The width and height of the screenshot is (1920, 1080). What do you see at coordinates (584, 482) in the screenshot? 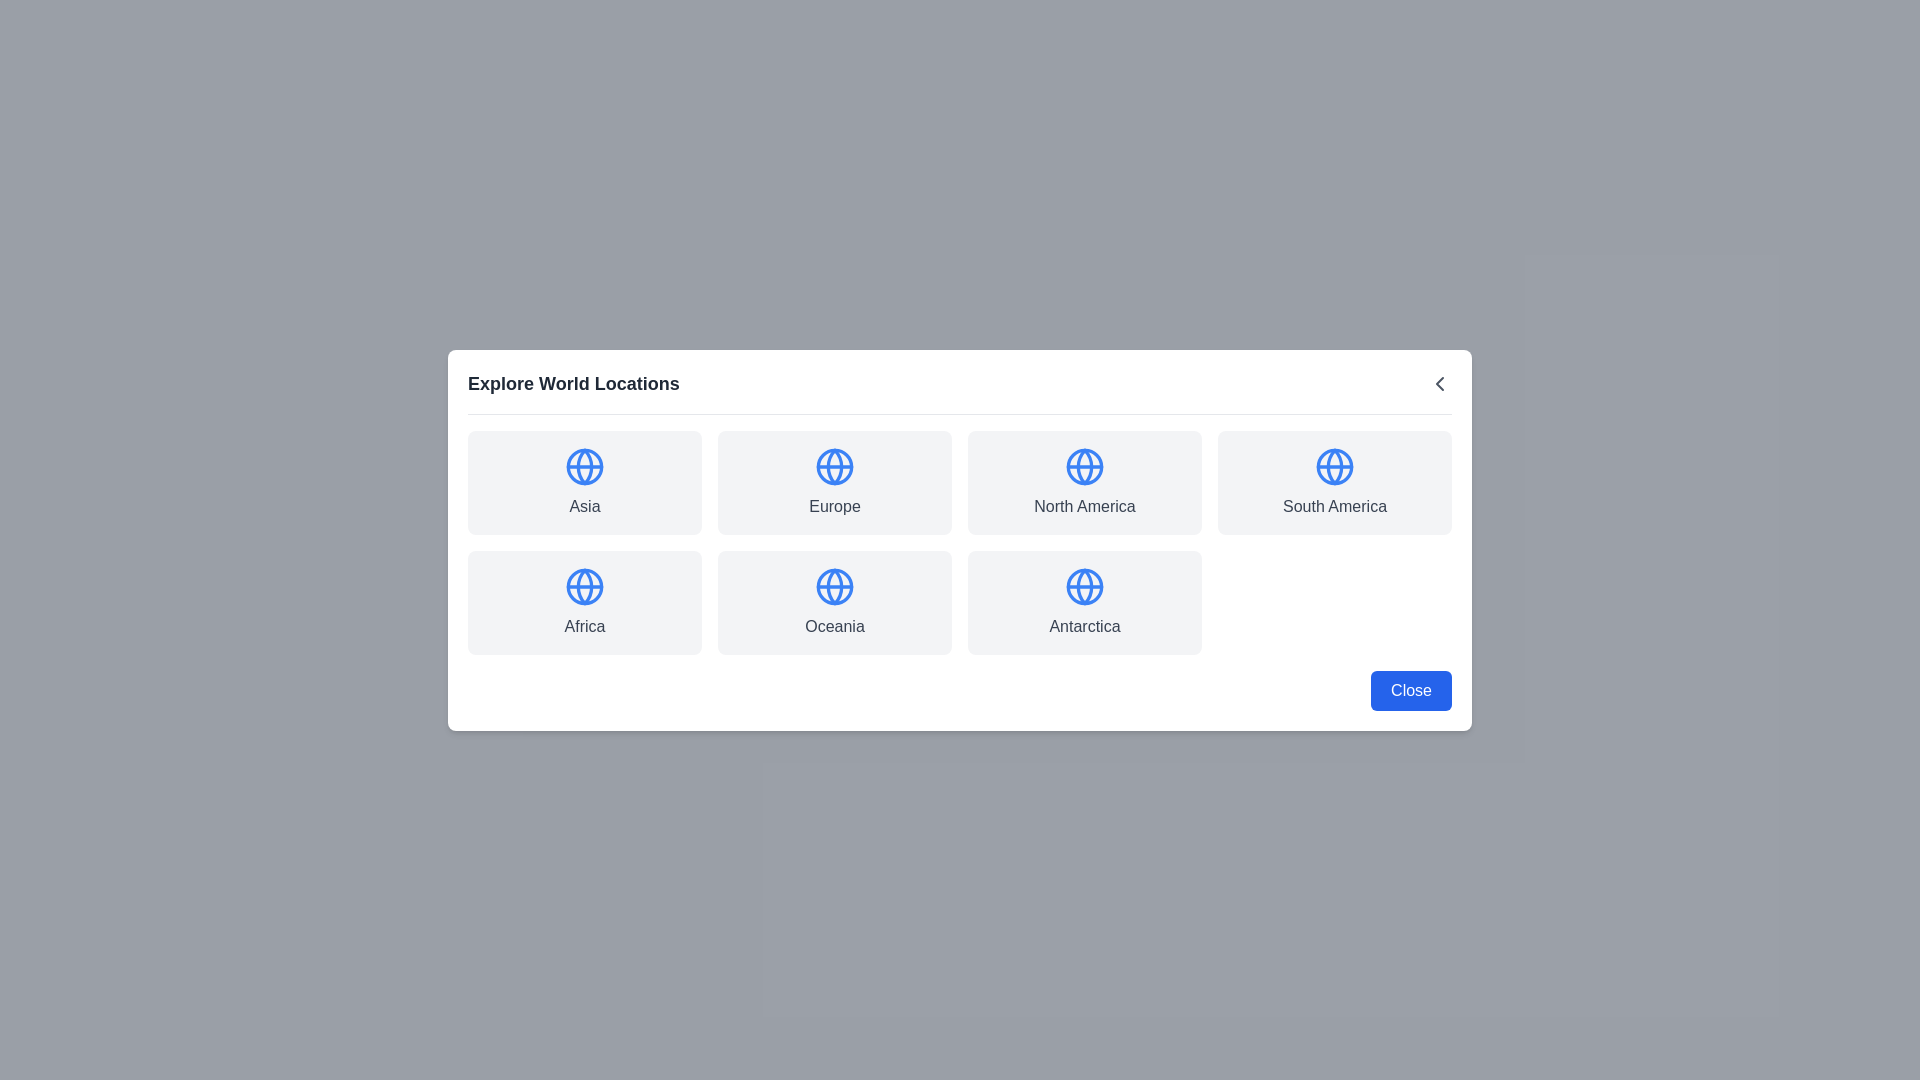
I see `the location Asia to select it` at bounding box center [584, 482].